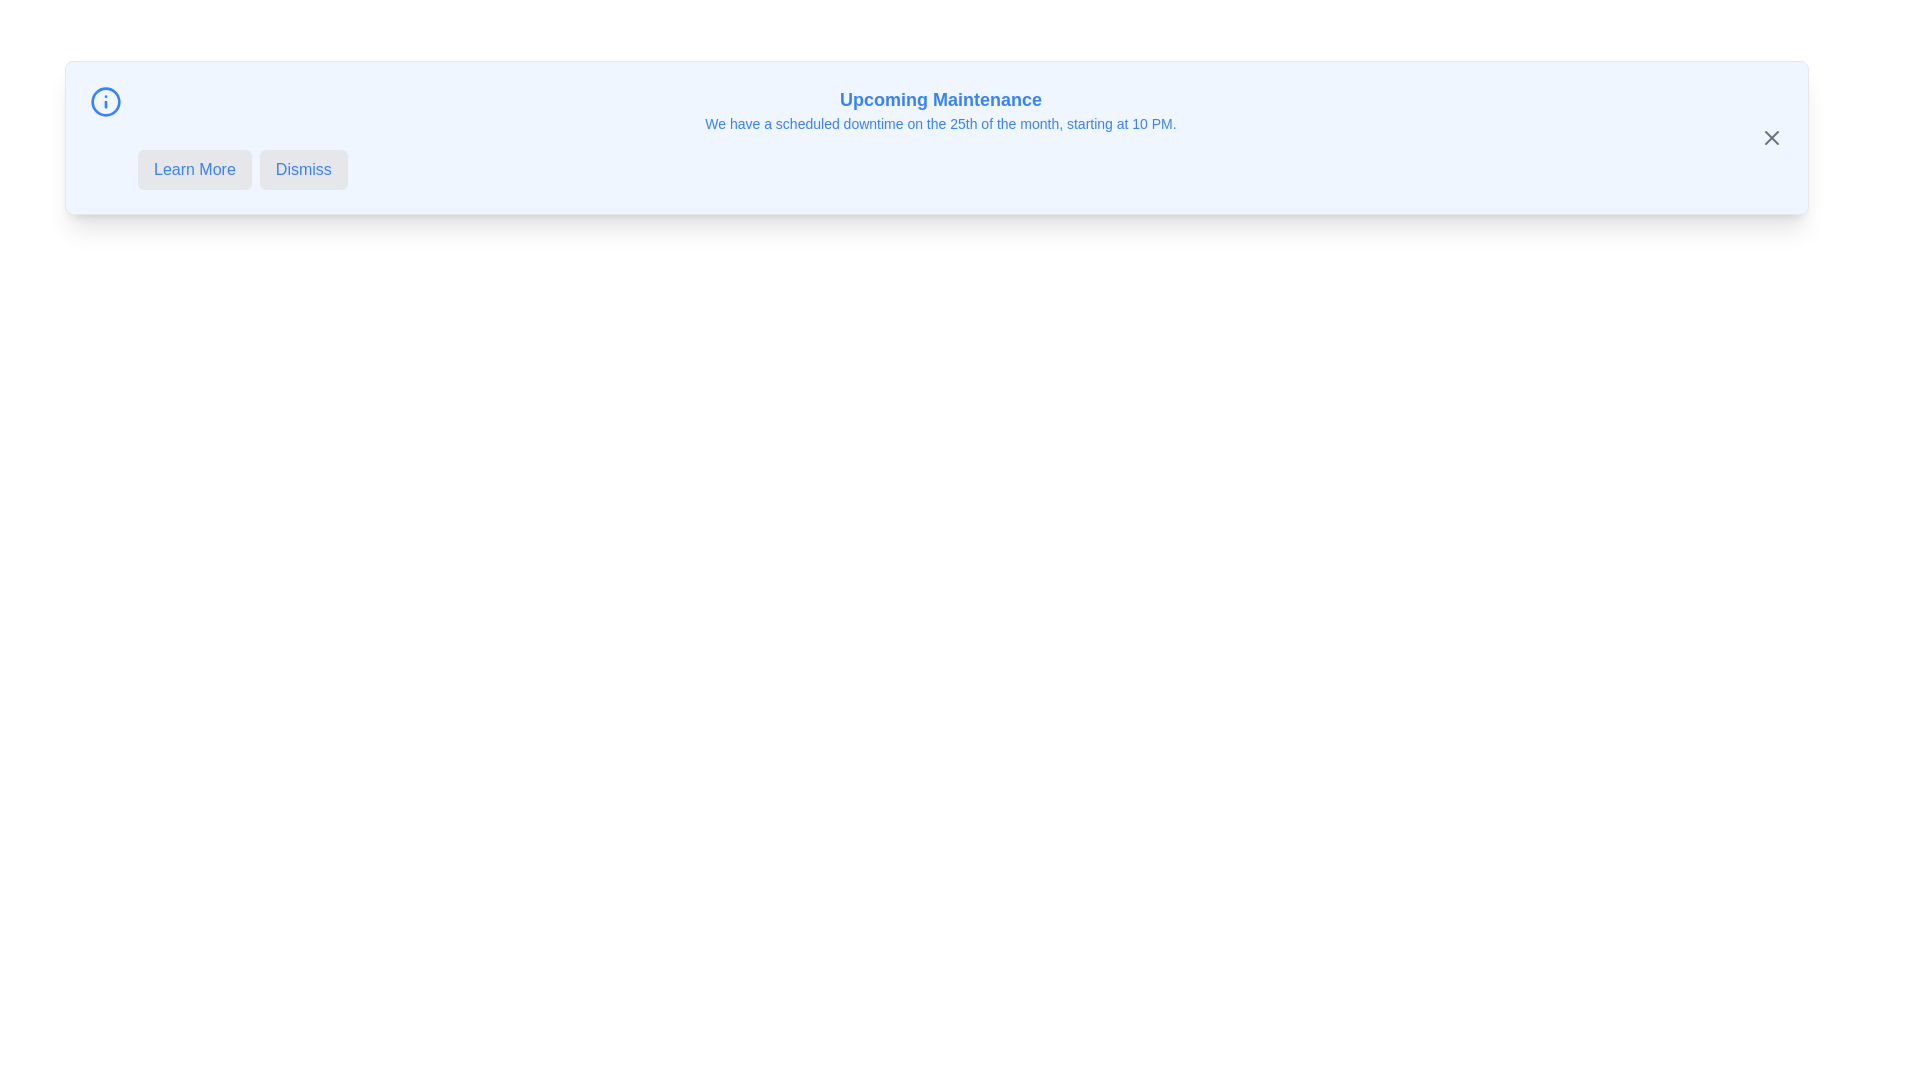 The width and height of the screenshot is (1920, 1080). Describe the element at coordinates (939, 100) in the screenshot. I see `the text label element that displays 'Upcoming Maintenance', which is prominently positioned at the top of a notification box with a light blue background` at that location.